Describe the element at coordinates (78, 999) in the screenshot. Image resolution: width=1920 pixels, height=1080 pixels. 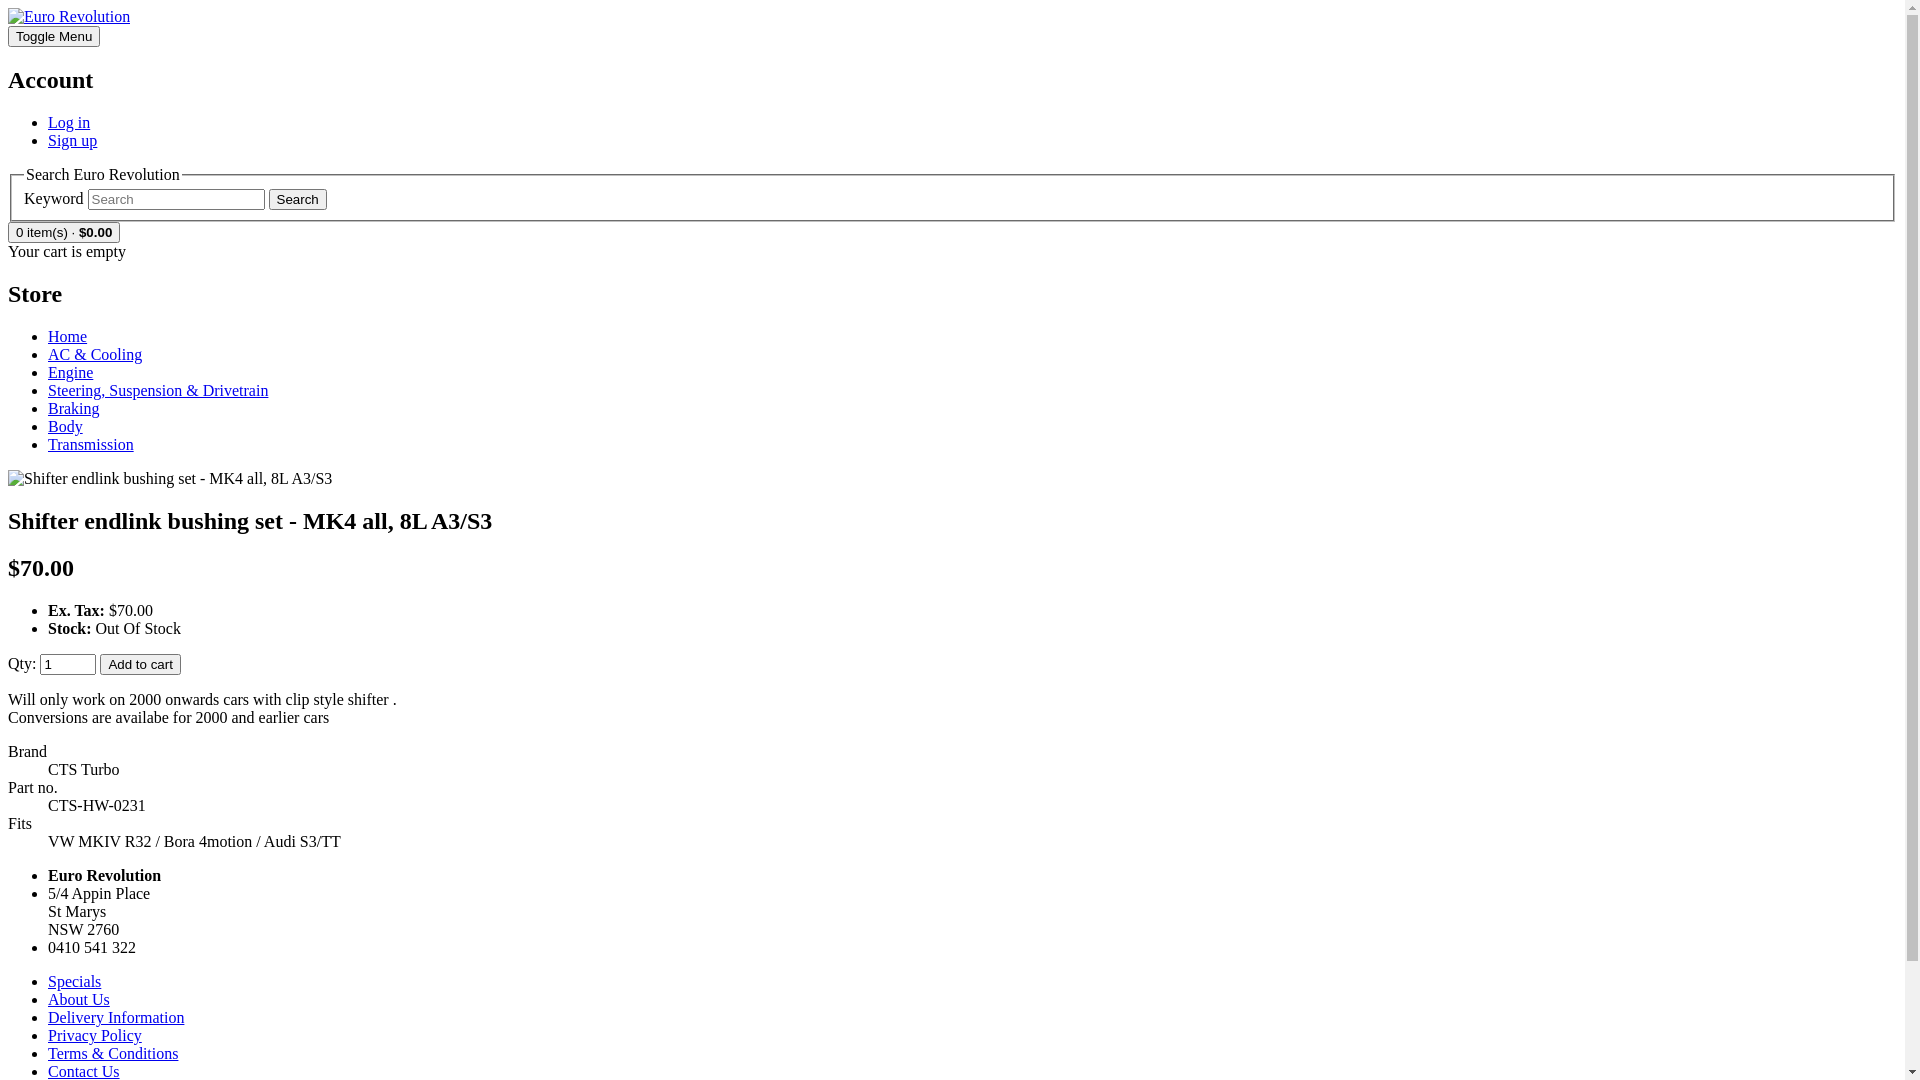
I see `'About Us'` at that location.